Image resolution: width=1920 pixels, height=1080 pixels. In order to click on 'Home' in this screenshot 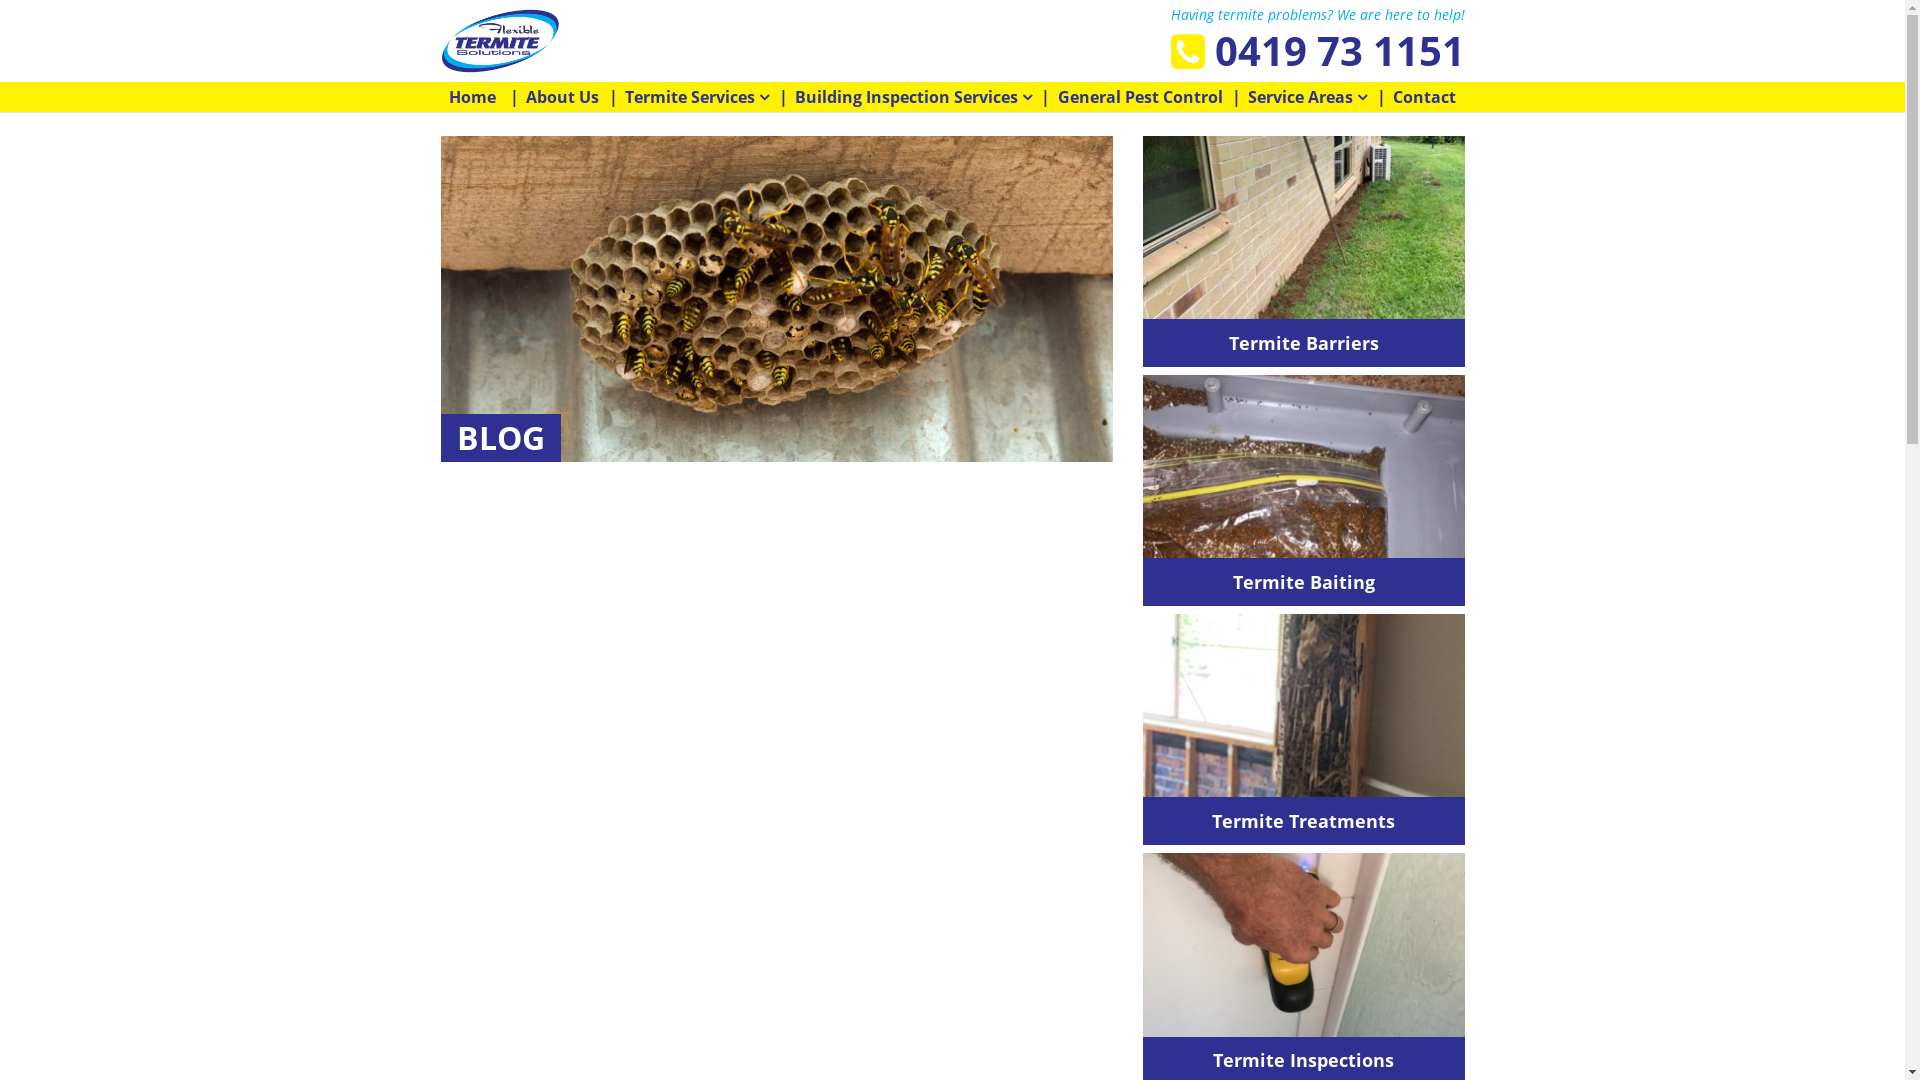, I will do `click(471, 96)`.